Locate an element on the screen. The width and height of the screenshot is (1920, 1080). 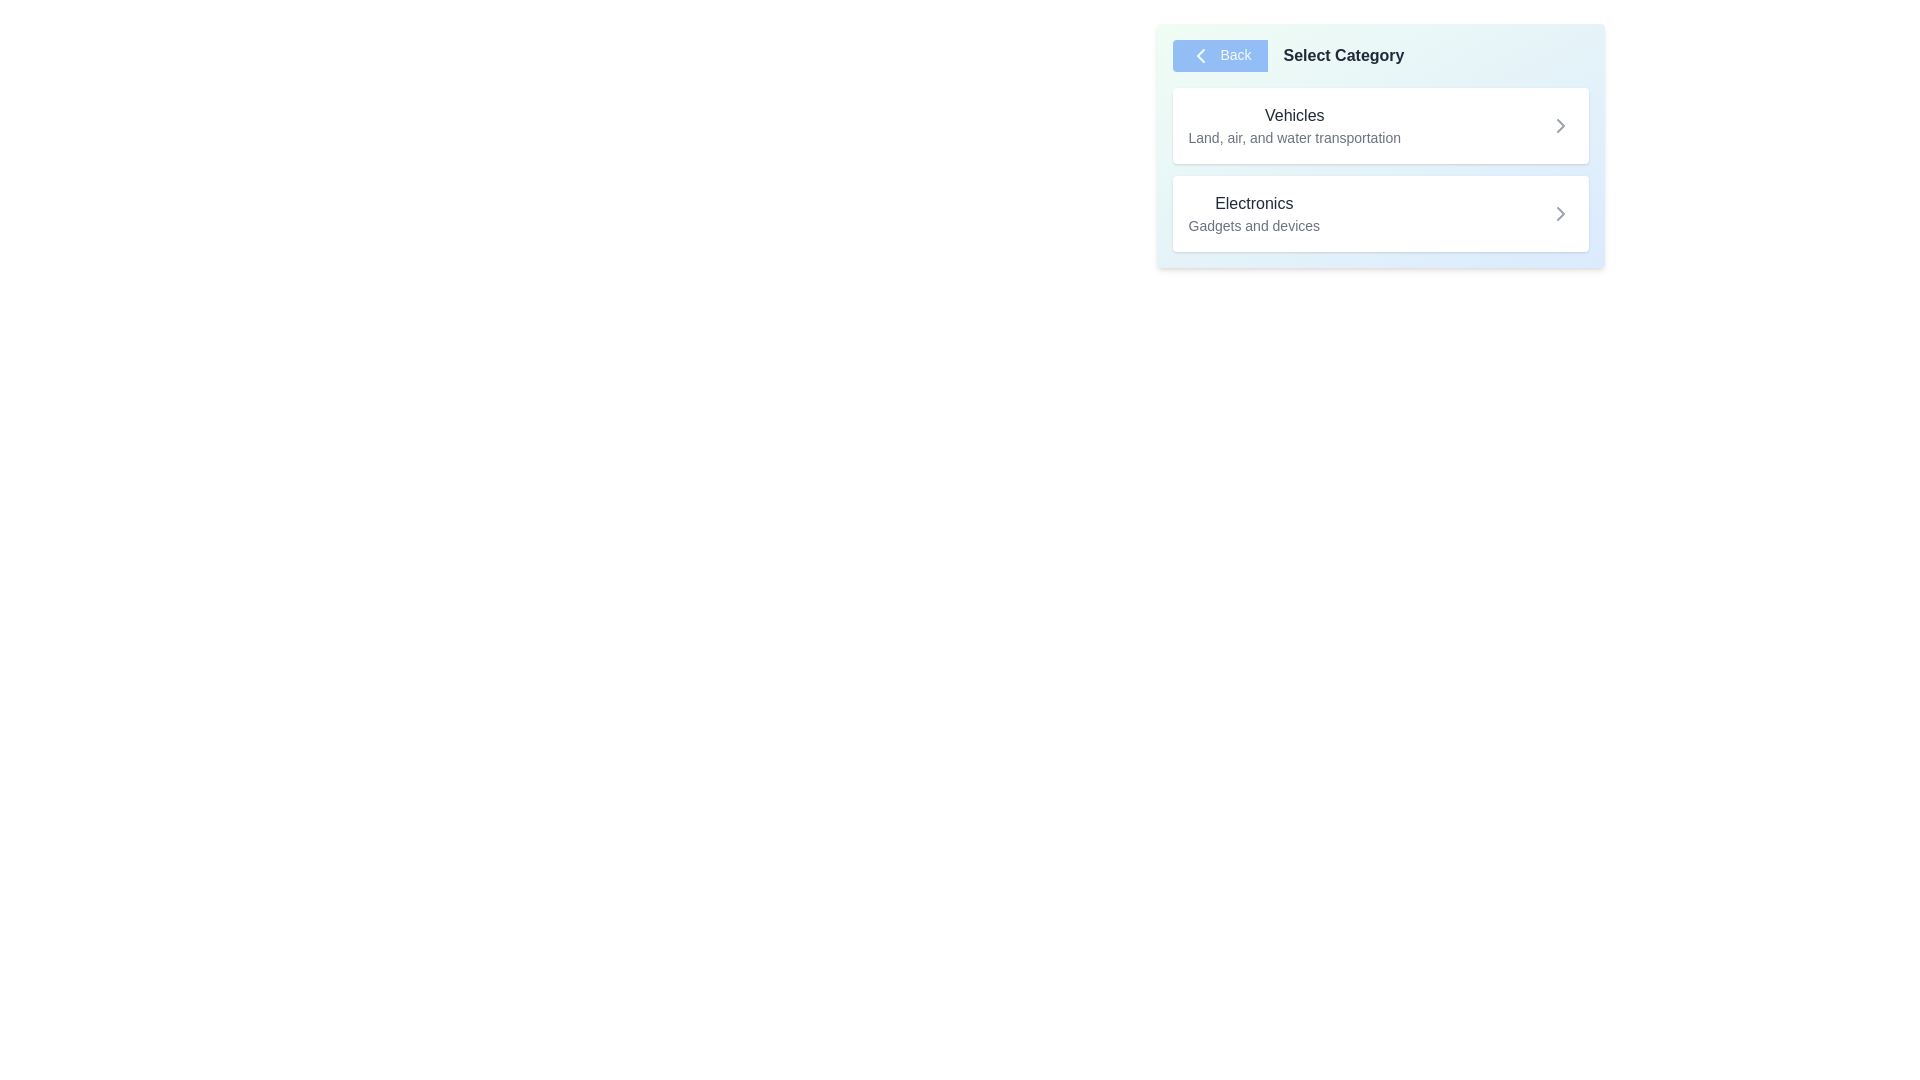
the text label displaying 'Select Category', which is bold and gray, located in the toolbar section to the right of the 'Back' button is located at coordinates (1344, 55).